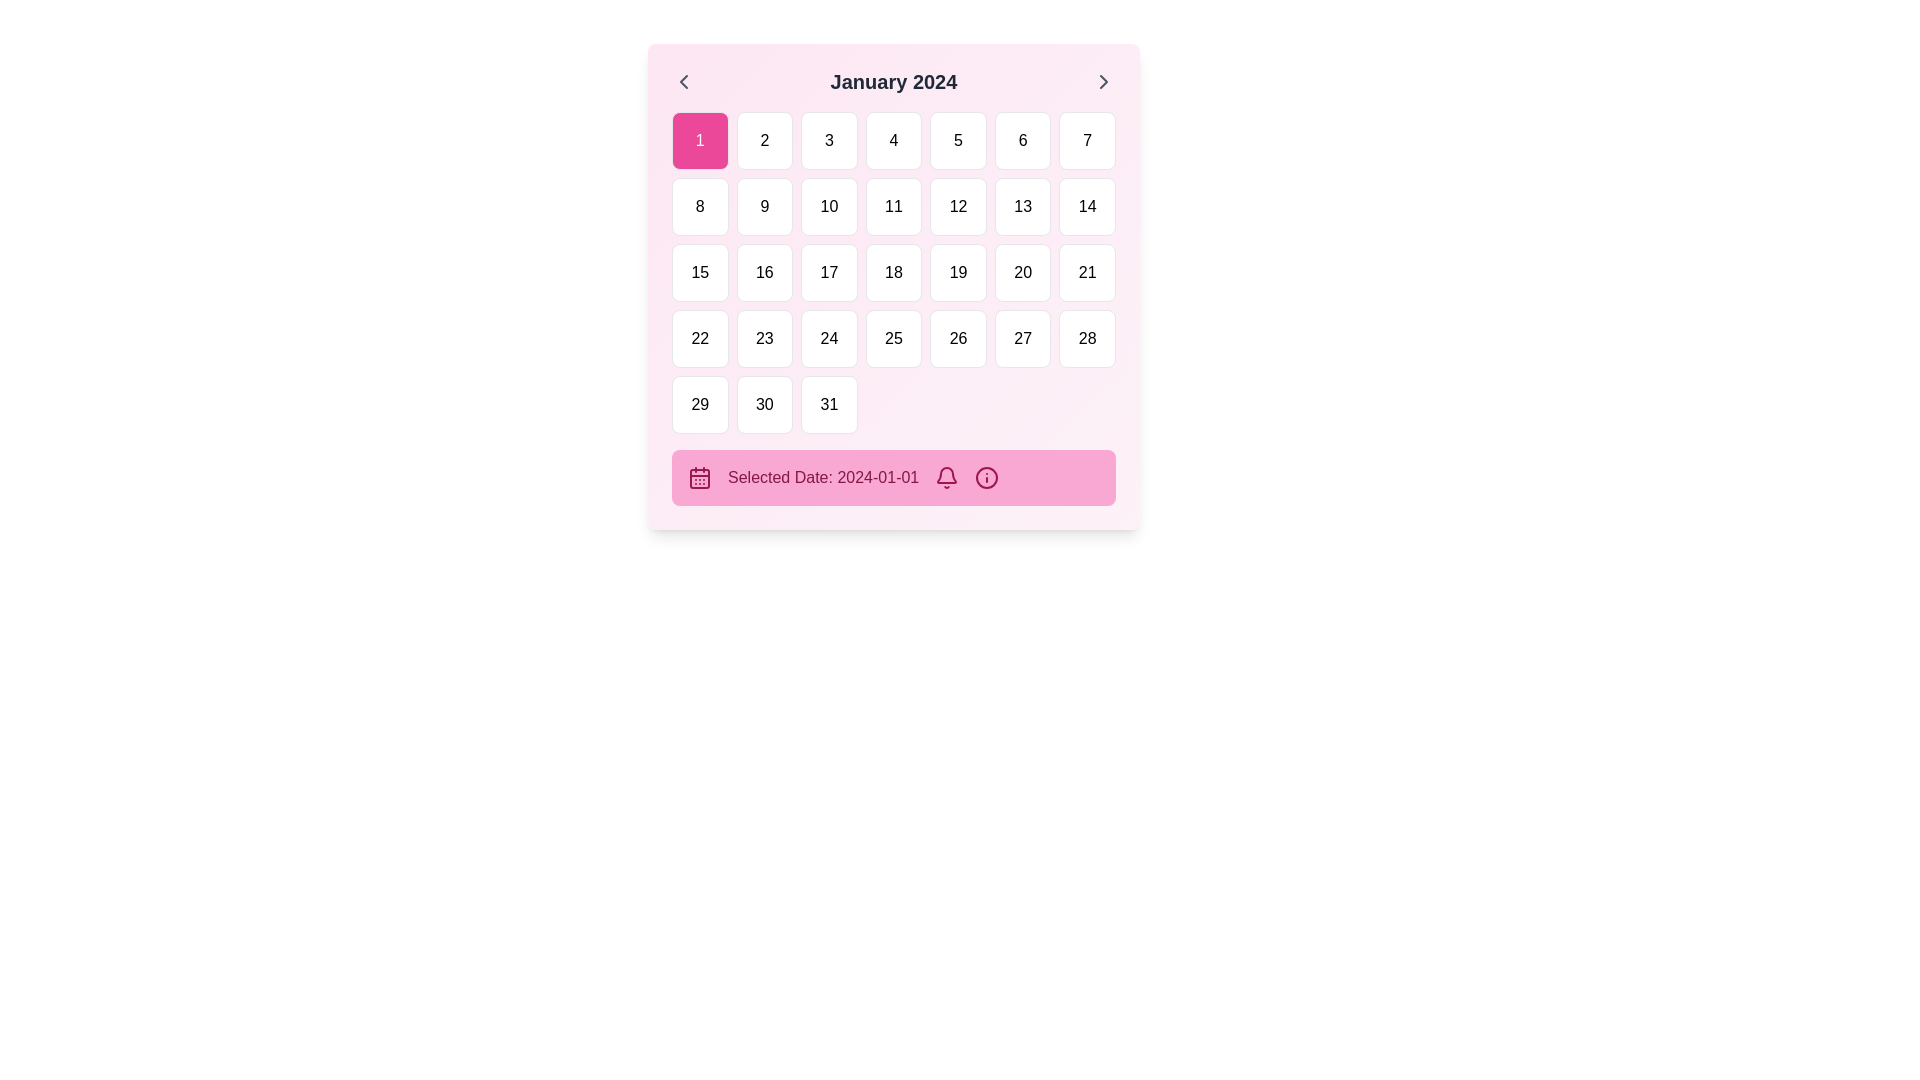 The height and width of the screenshot is (1080, 1920). I want to click on the button labeled '2', which is a rectangular button with a rounded border and a white background, so click(763, 140).